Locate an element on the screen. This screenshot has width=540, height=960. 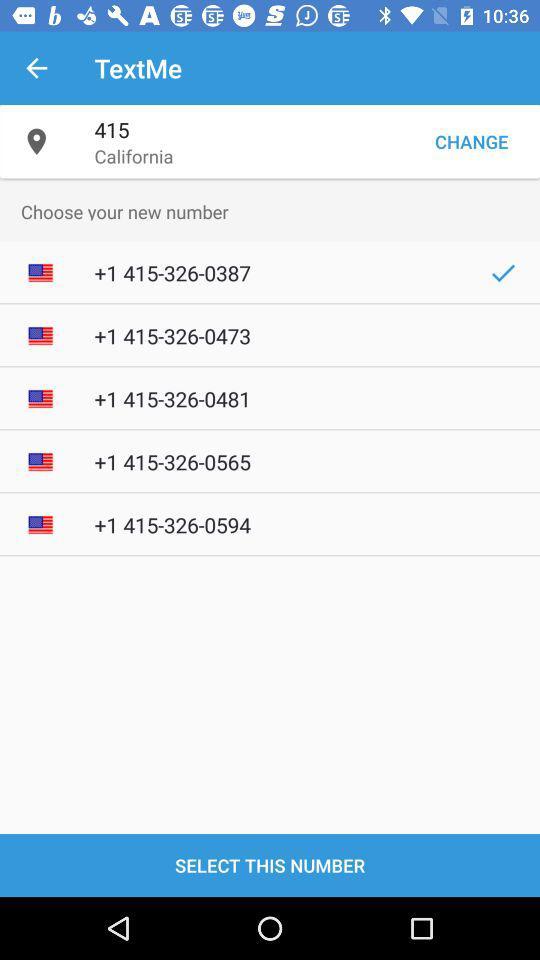
item next to textme app is located at coordinates (36, 68).